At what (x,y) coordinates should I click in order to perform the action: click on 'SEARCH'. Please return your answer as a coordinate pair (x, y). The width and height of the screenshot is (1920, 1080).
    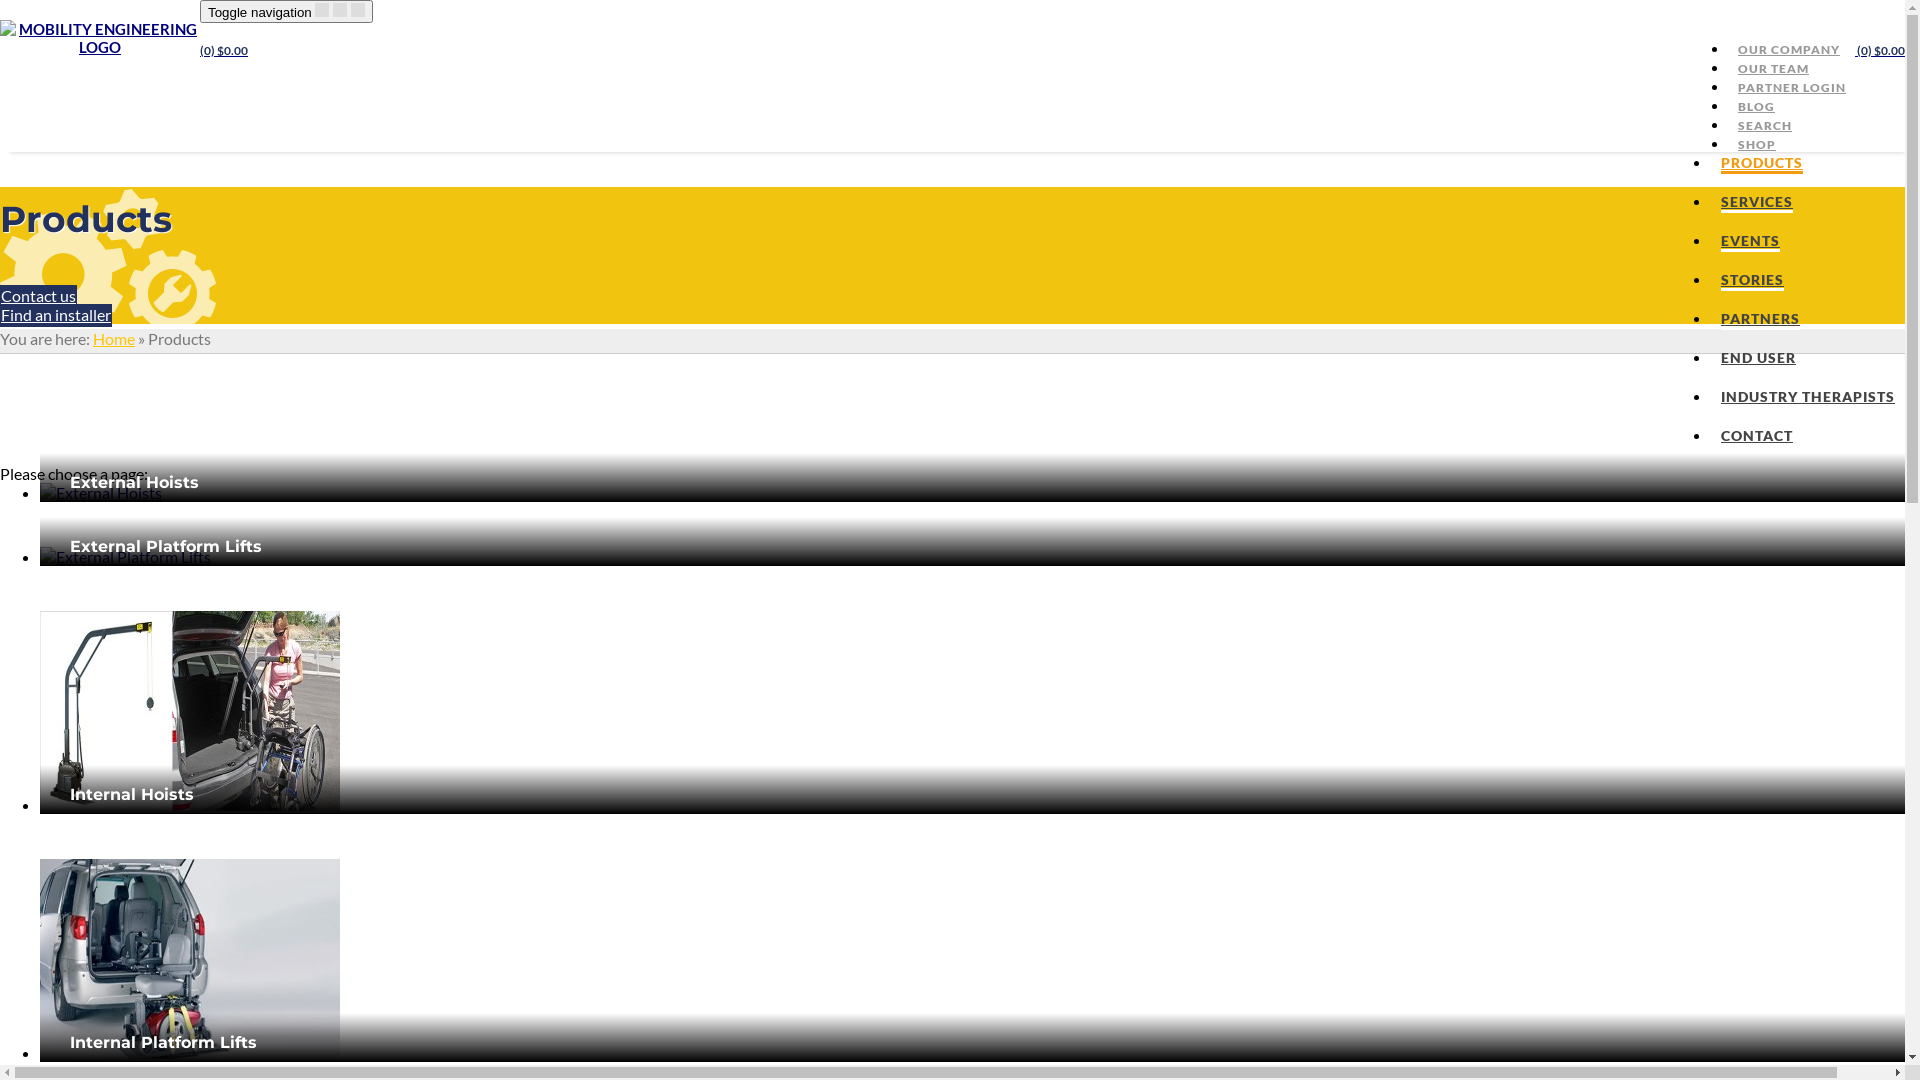
    Looking at the image, I should click on (1727, 125).